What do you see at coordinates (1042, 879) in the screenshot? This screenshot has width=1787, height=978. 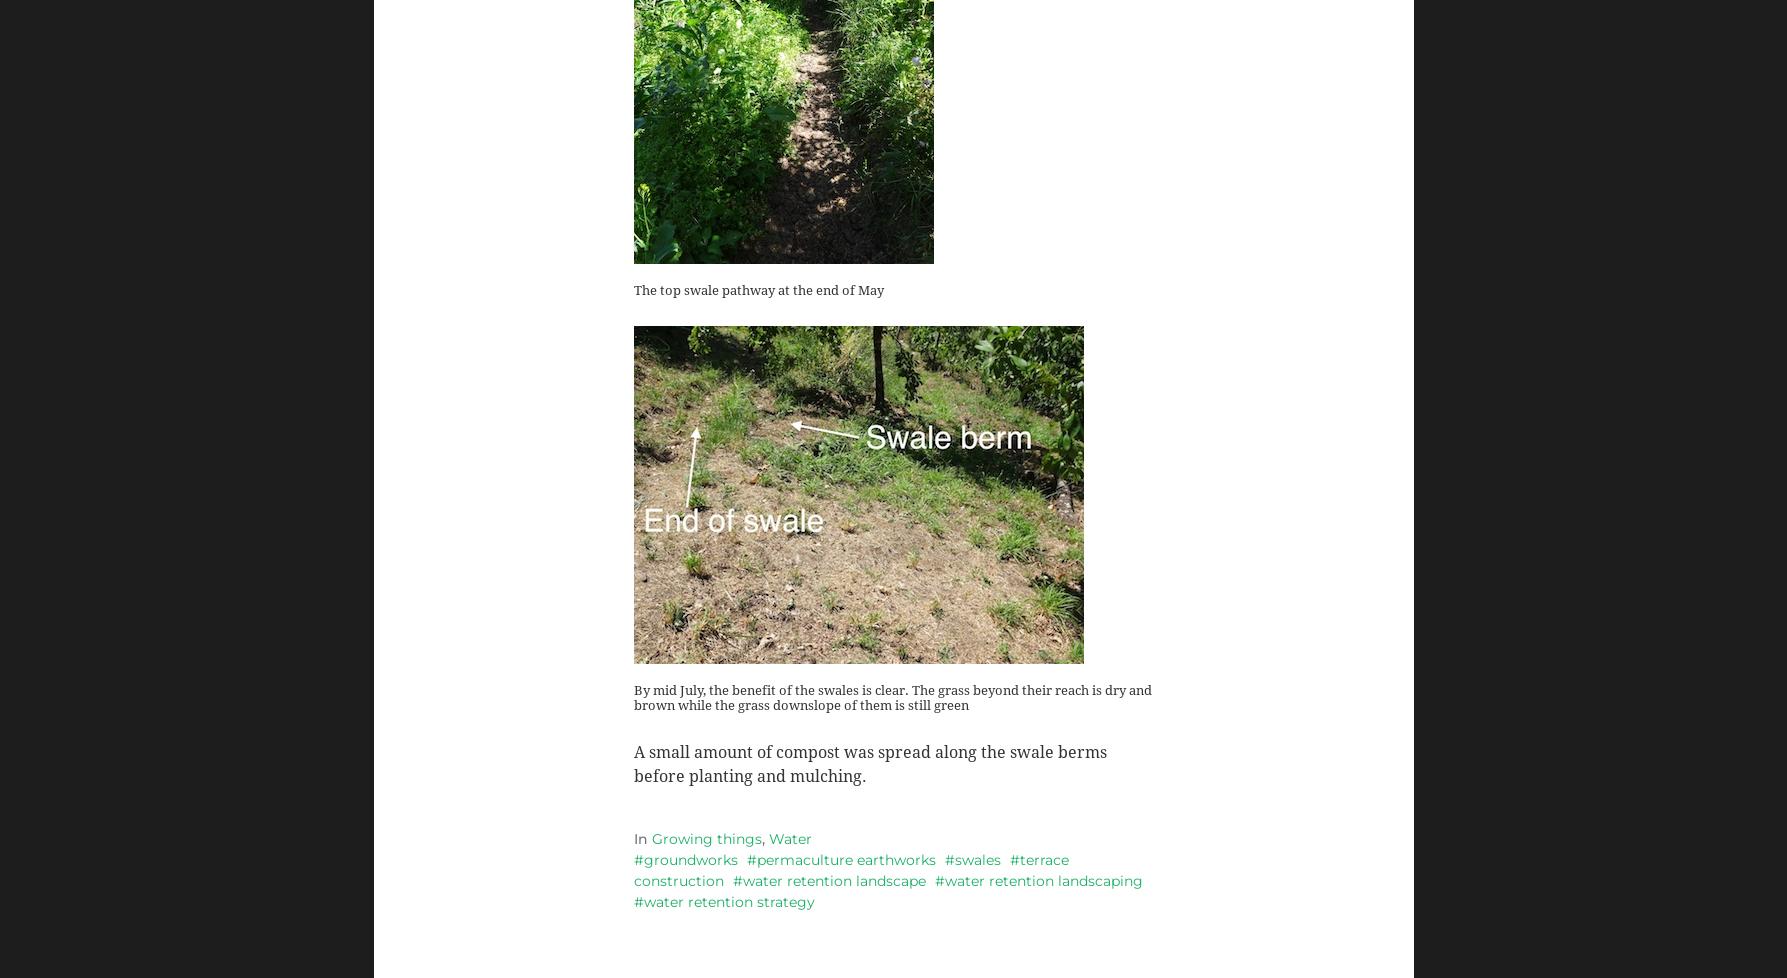 I see `'water retention landscaping'` at bounding box center [1042, 879].